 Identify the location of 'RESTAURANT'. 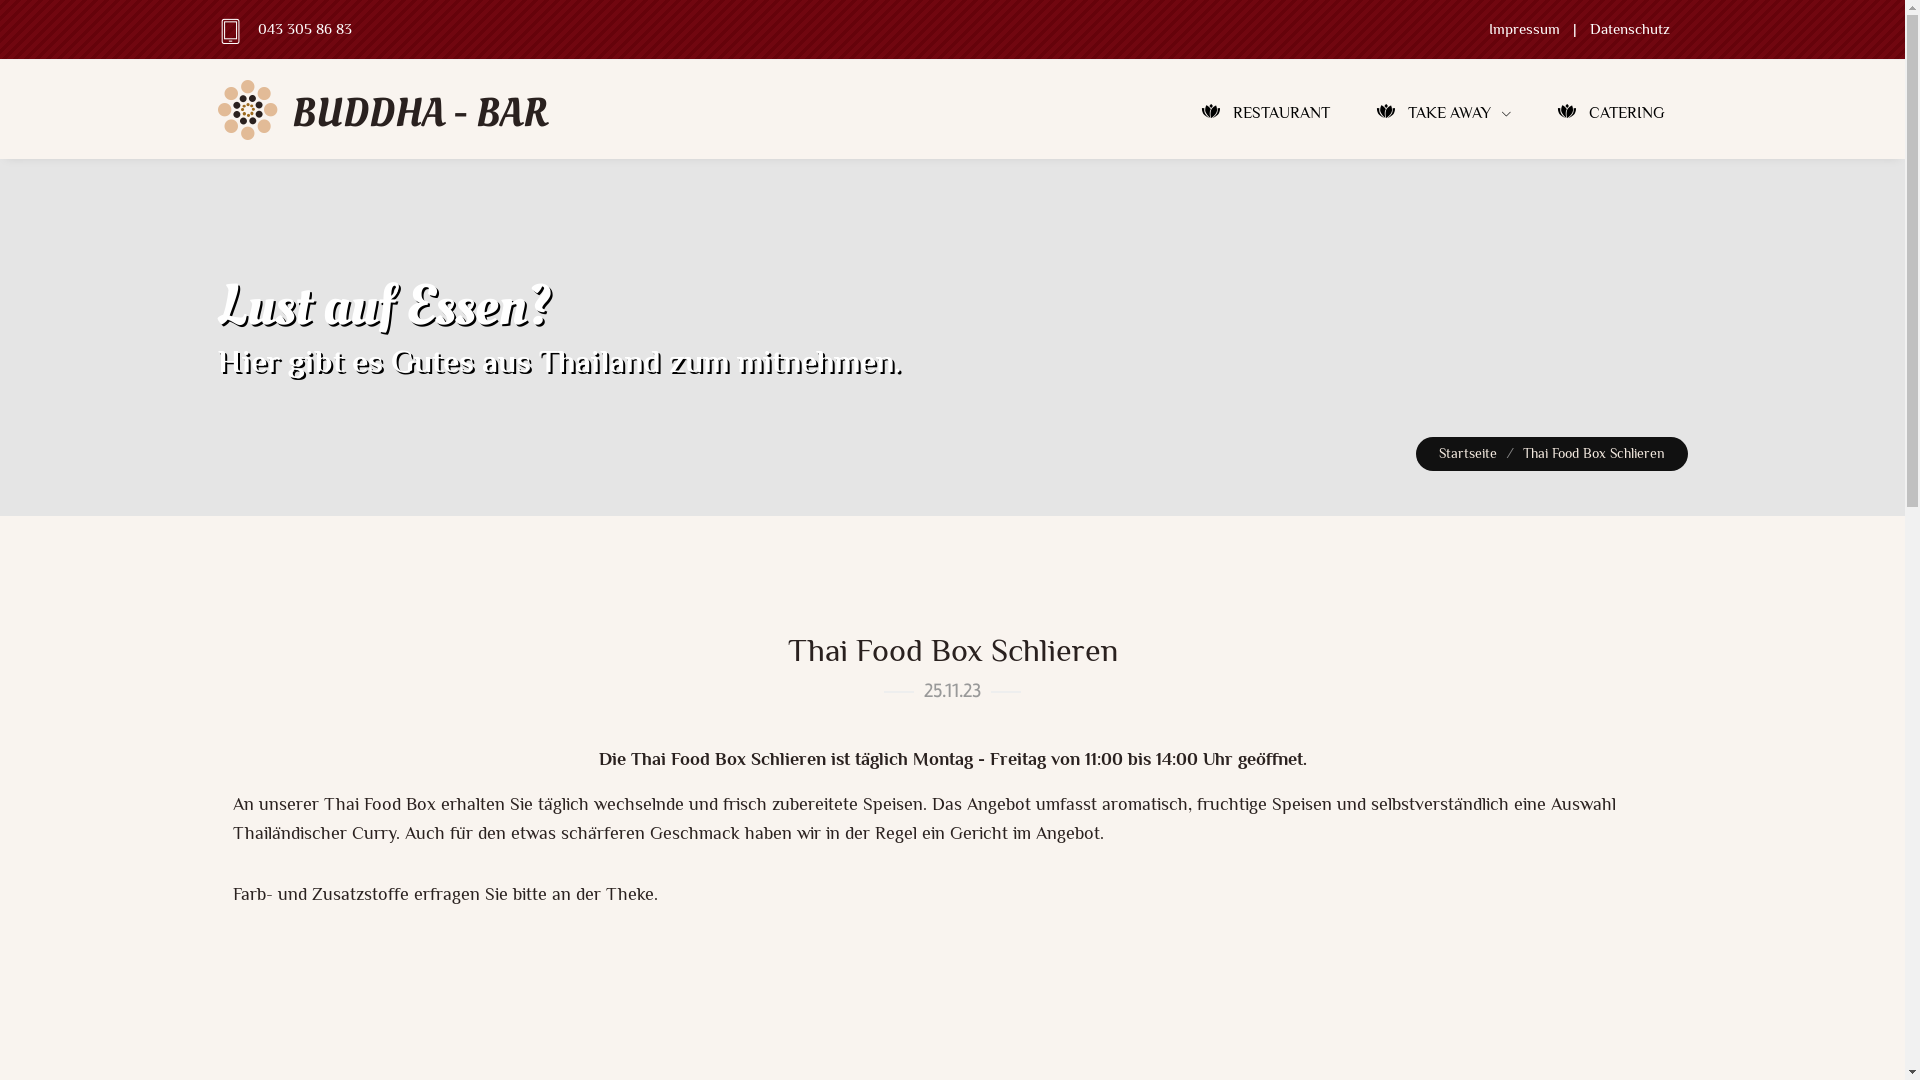
(1265, 112).